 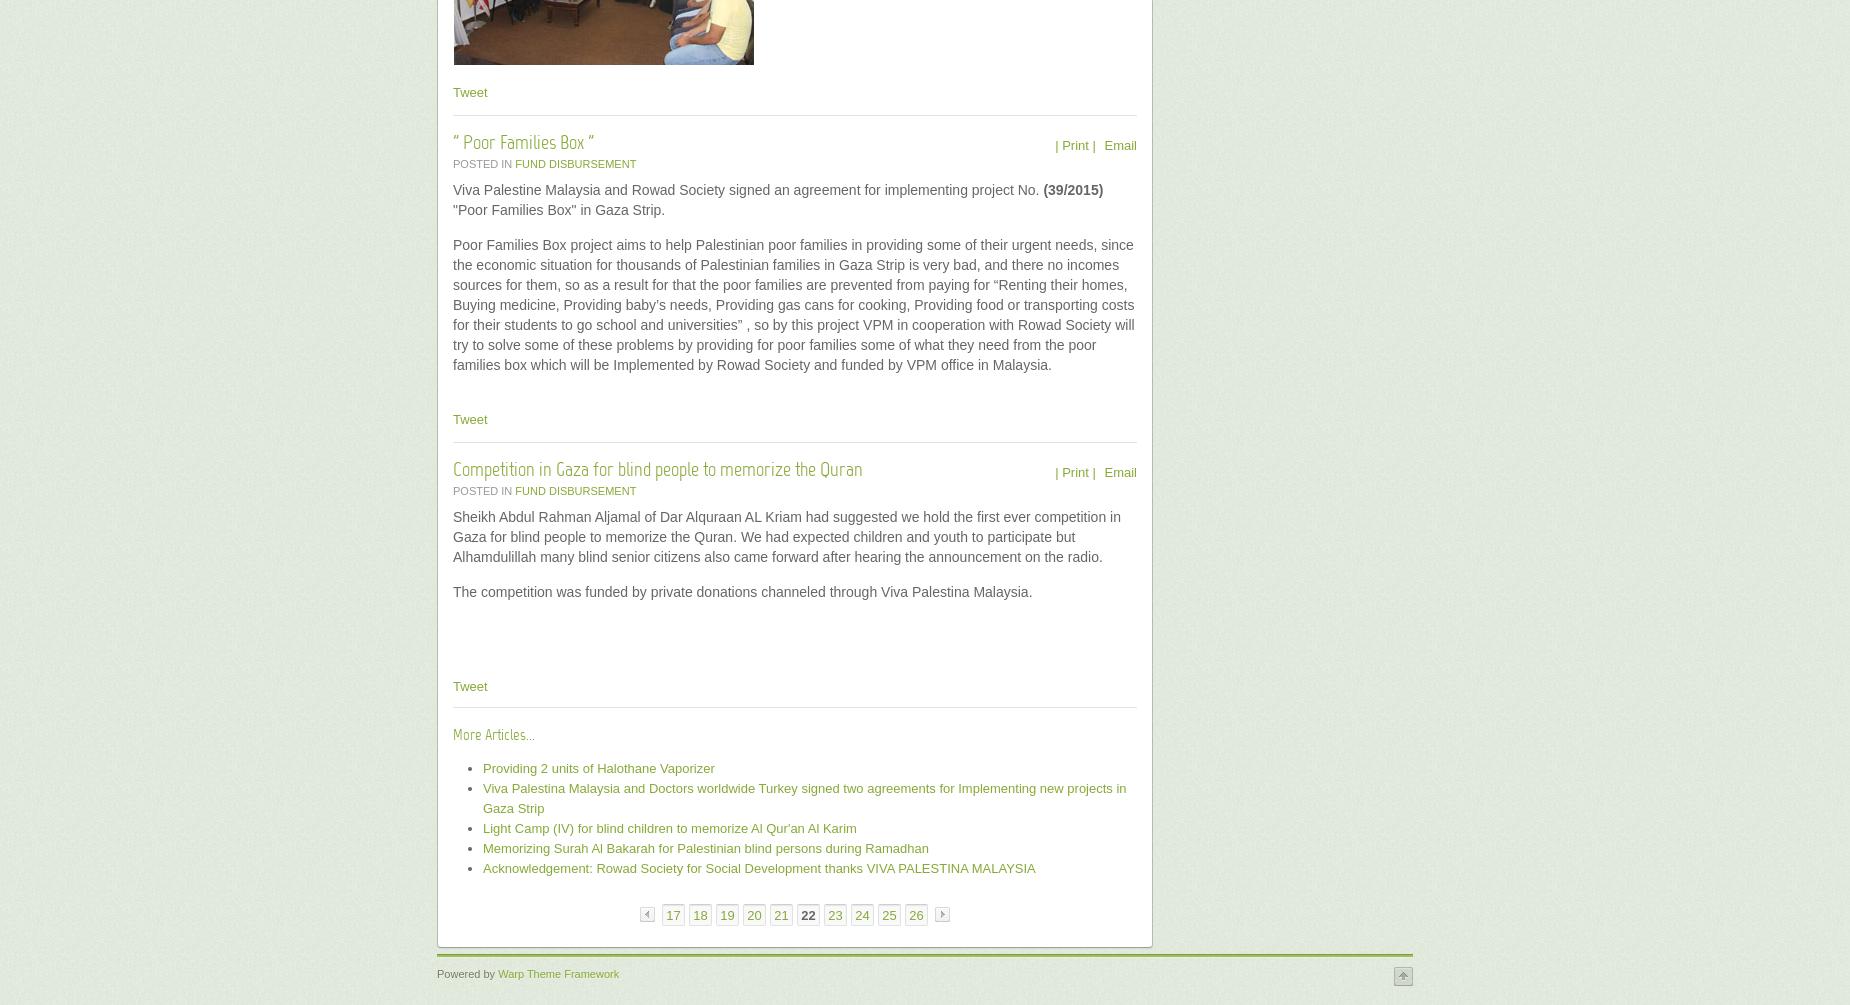 I want to click on '23', so click(x=835, y=914).